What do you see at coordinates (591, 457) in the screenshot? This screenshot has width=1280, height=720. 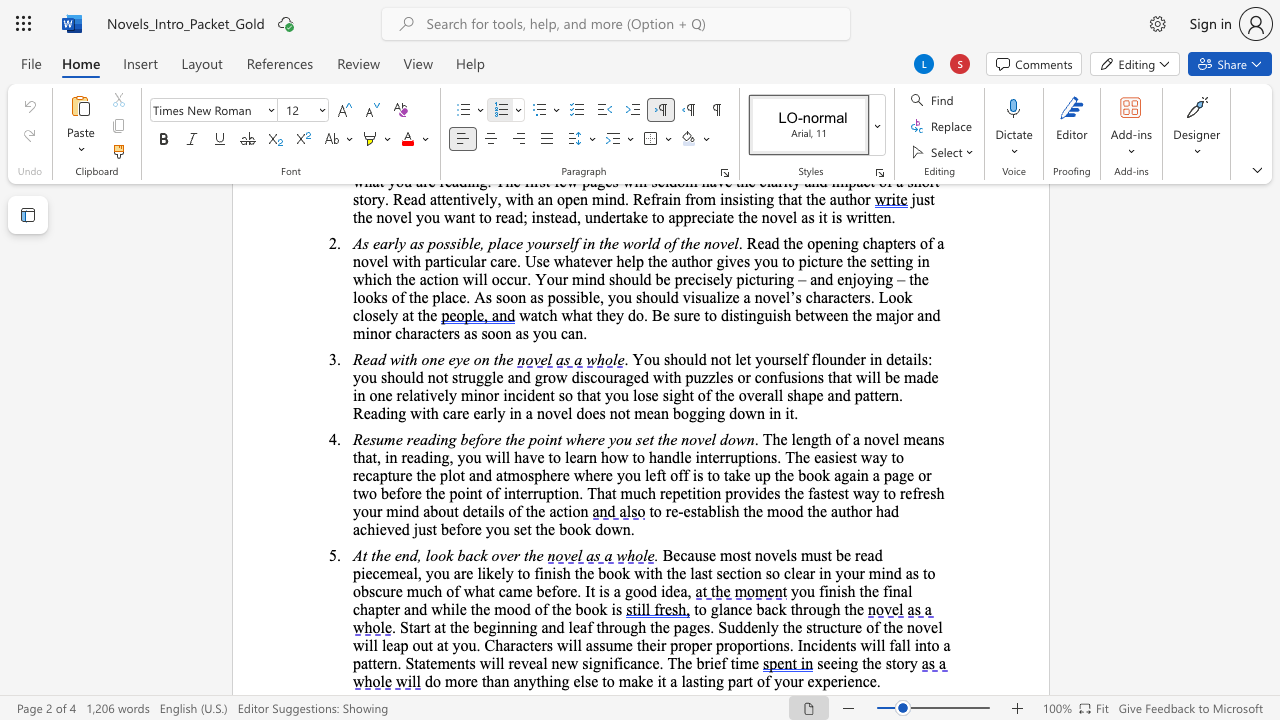 I see `the 6th character "n" in the text` at bounding box center [591, 457].